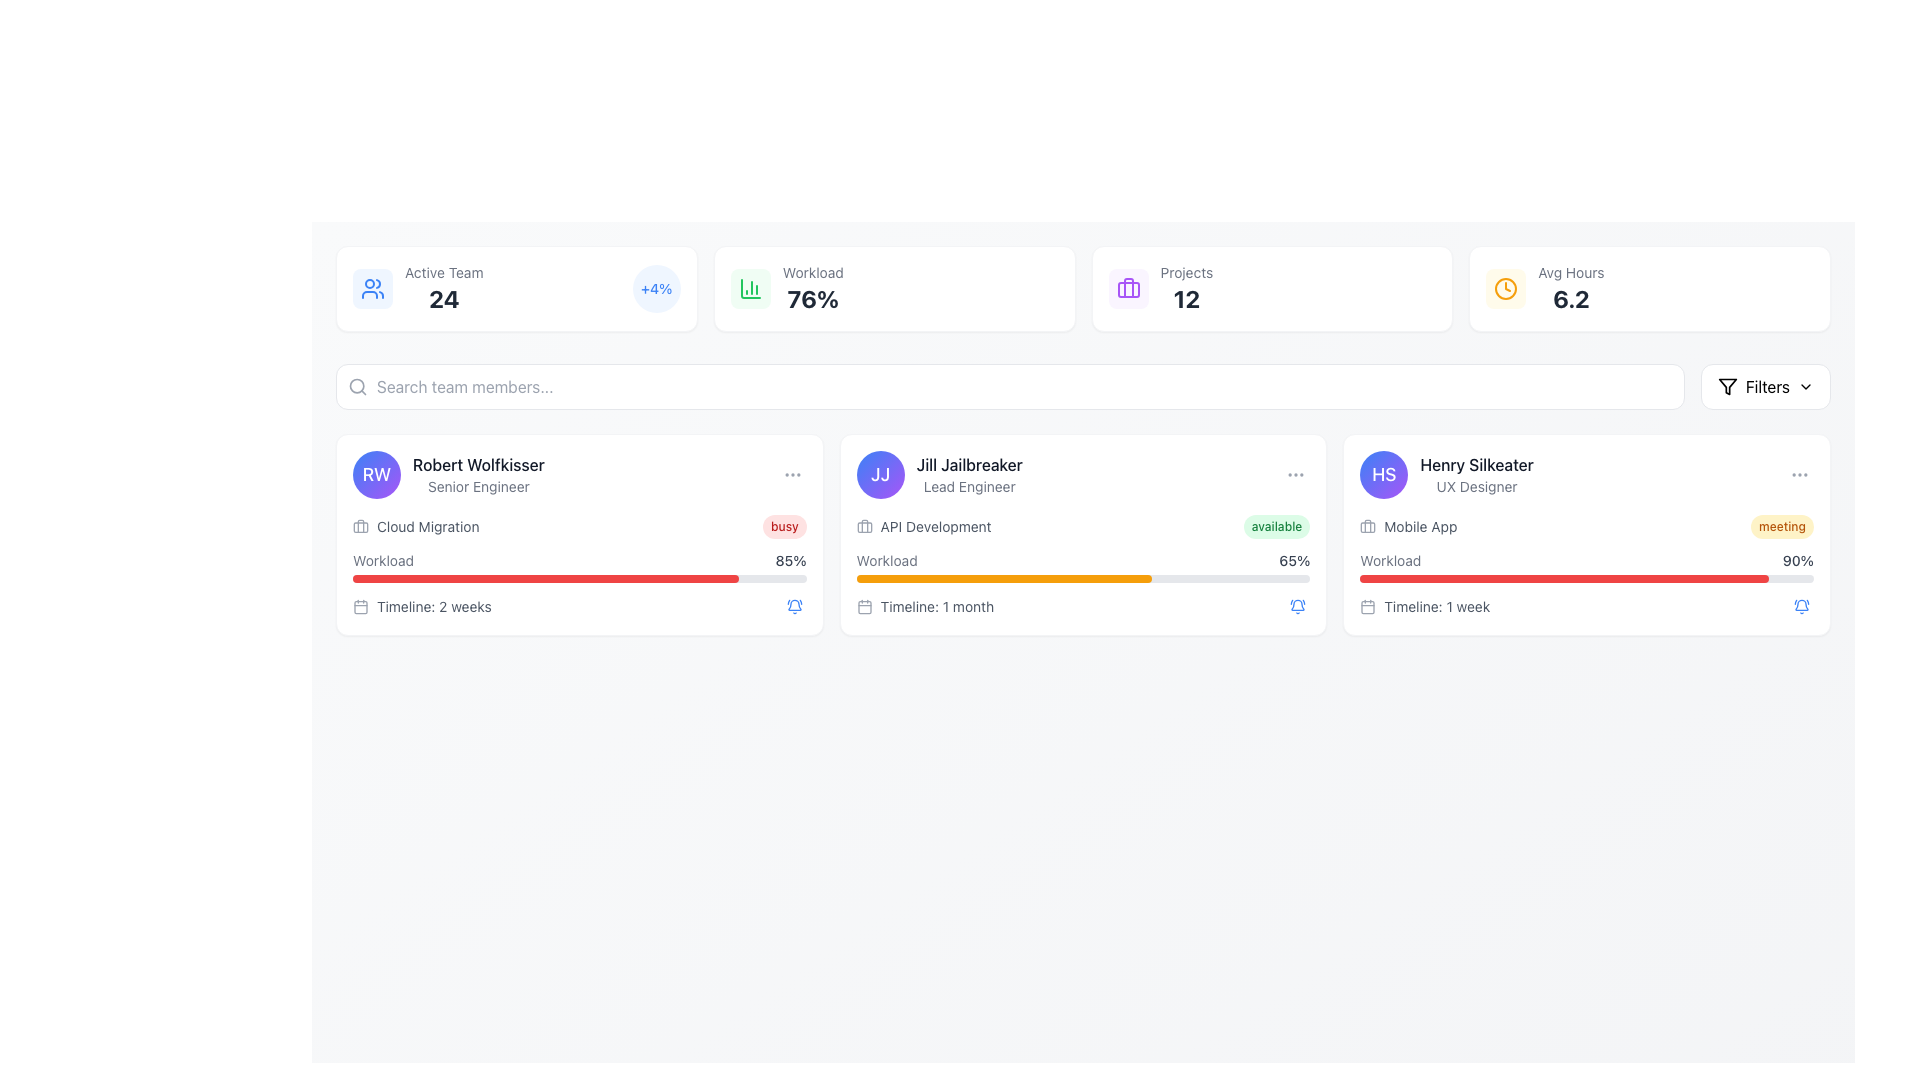  What do you see at coordinates (427, 526) in the screenshot?
I see `text label located in the first card of the UI layout, specifically under the name 'Robert Wolfkisser' and to the right of a briefcase icon` at bounding box center [427, 526].